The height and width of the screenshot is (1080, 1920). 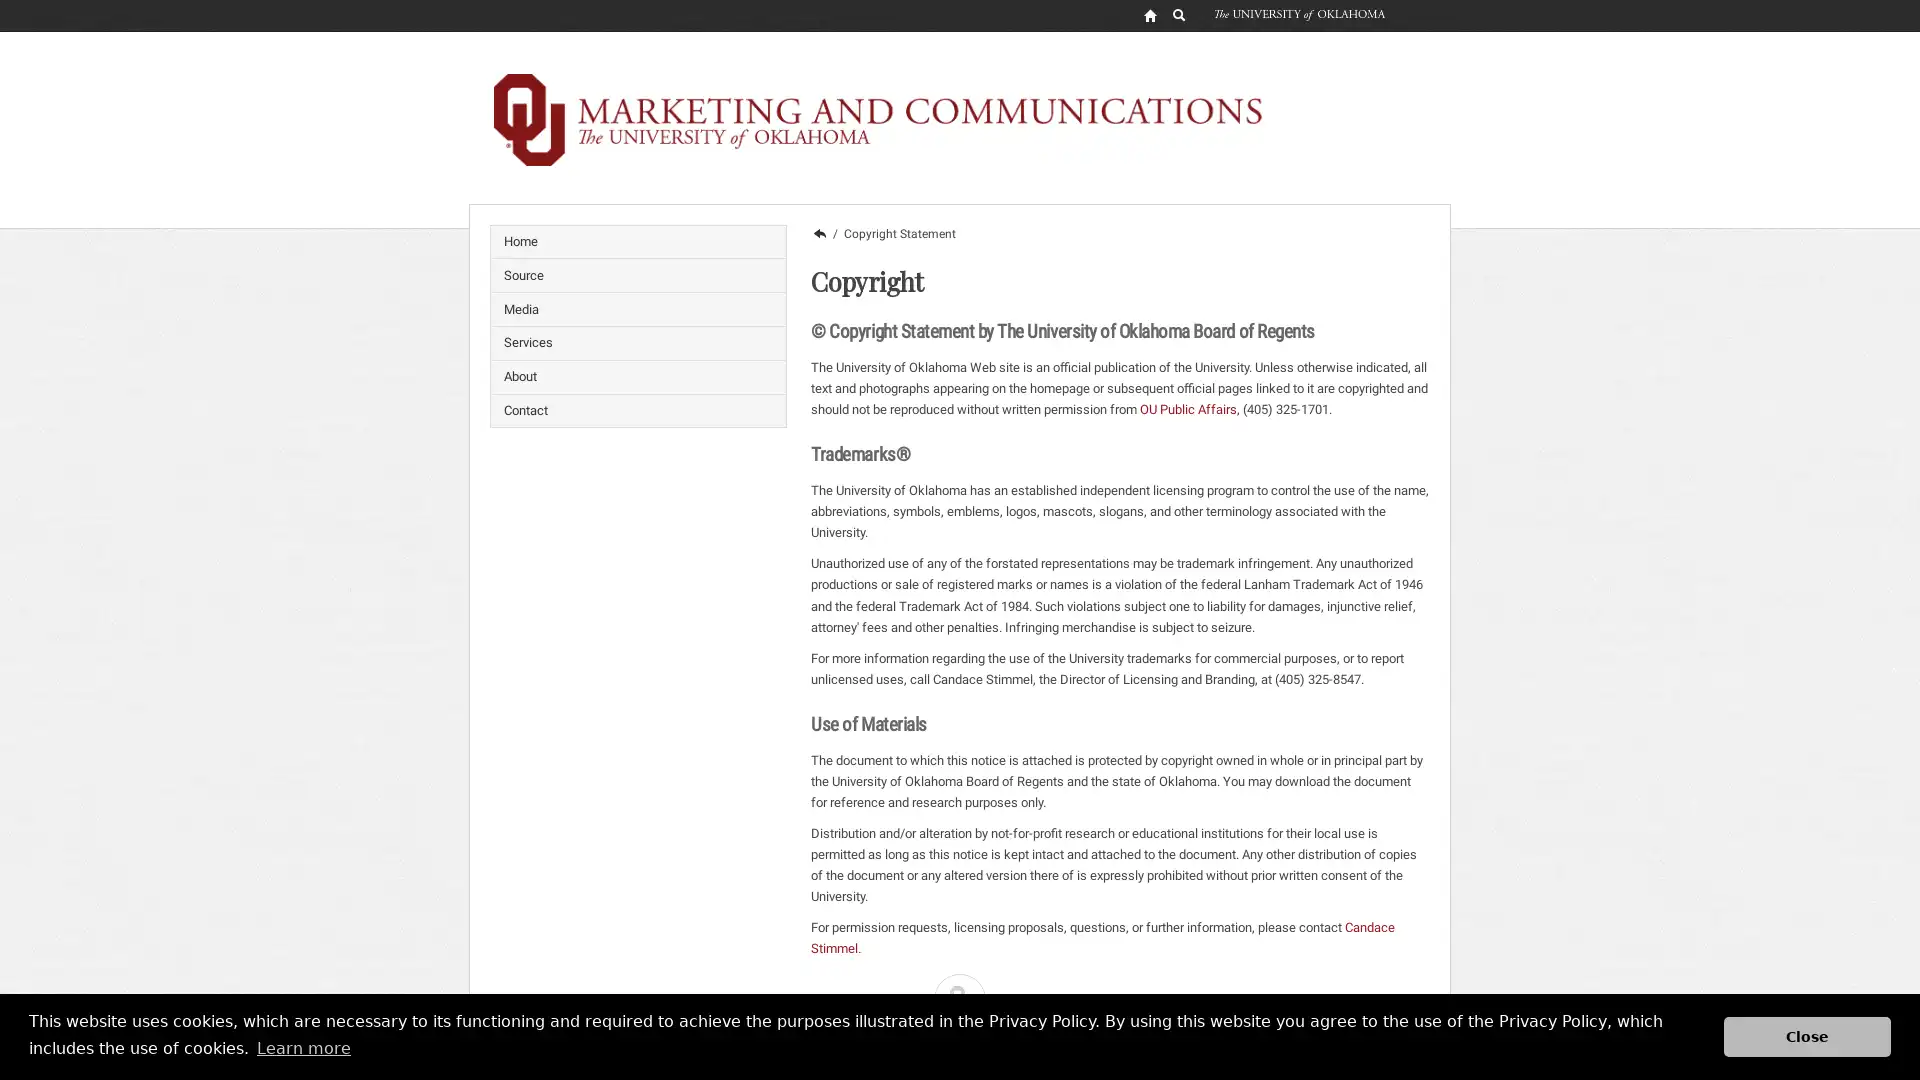 I want to click on learn more about cookies, so click(x=302, y=1047).